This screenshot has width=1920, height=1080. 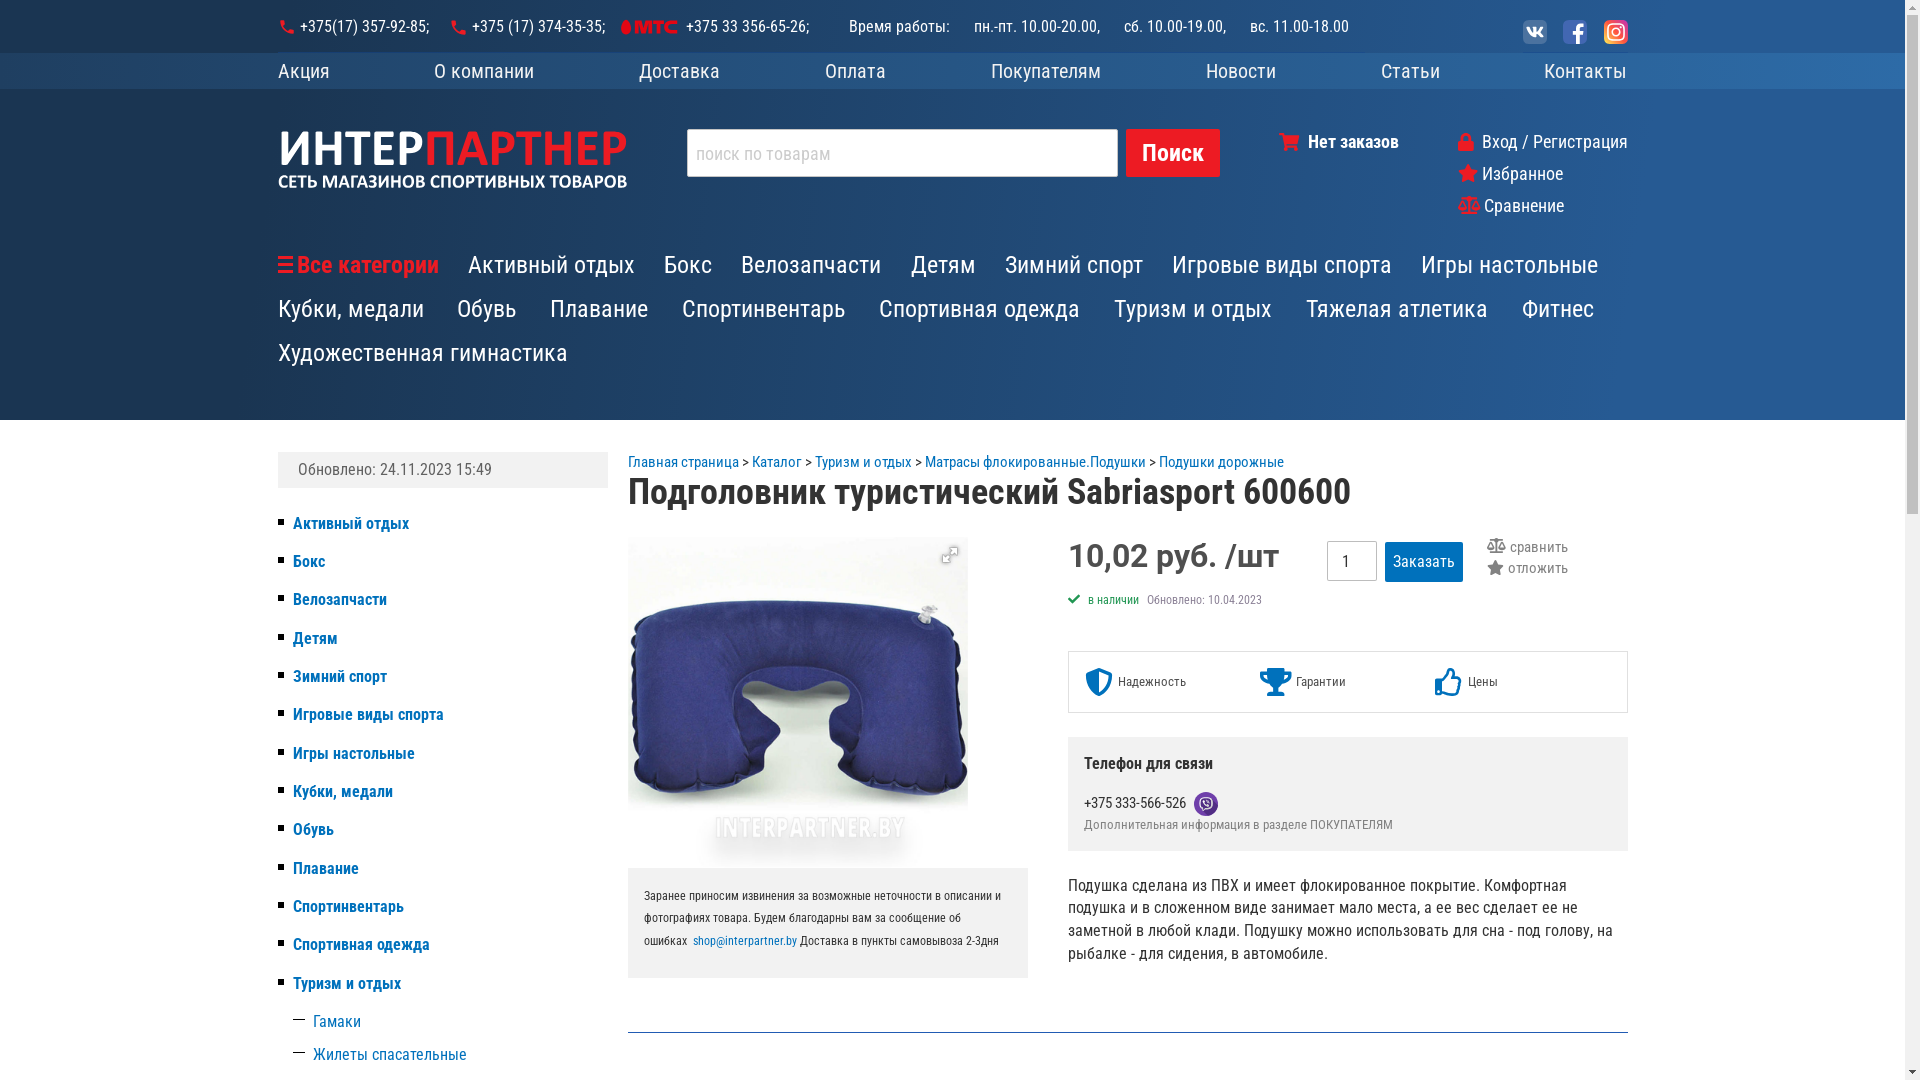 I want to click on ' +375 (17) 374-35-35;', so click(x=446, y=27).